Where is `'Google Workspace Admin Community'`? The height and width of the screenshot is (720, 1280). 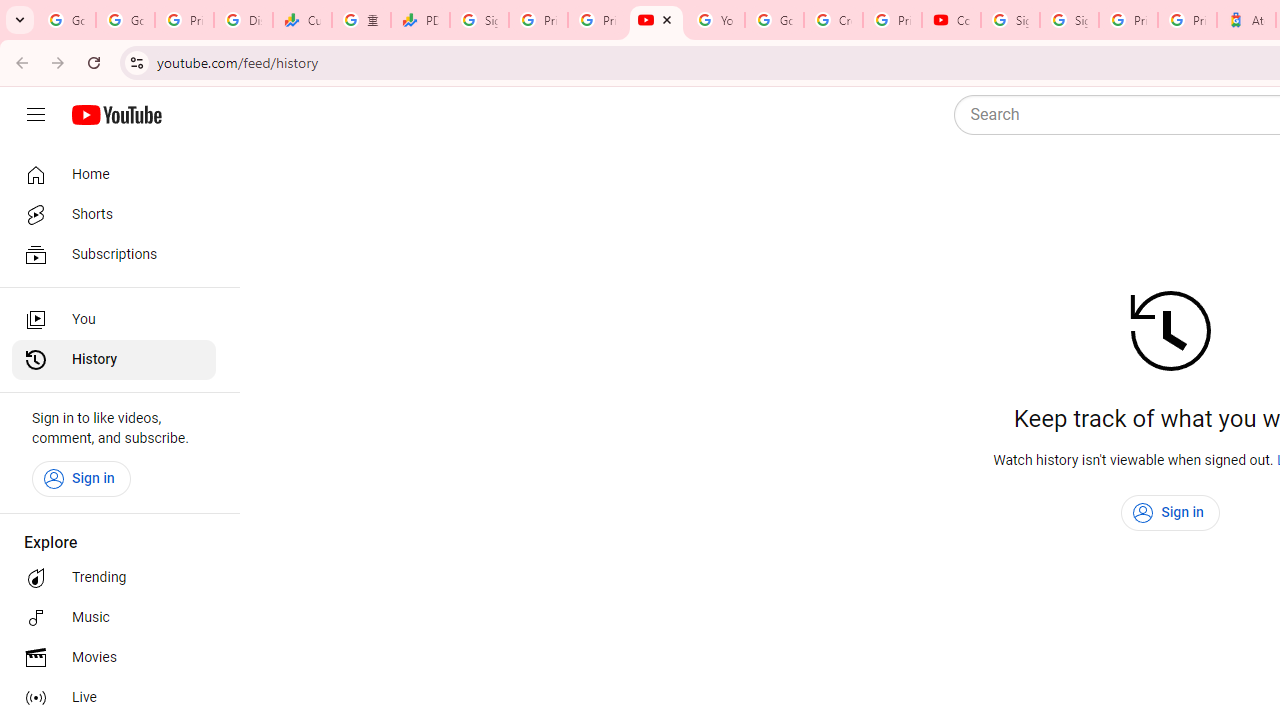 'Google Workspace Admin Community' is located at coordinates (66, 20).